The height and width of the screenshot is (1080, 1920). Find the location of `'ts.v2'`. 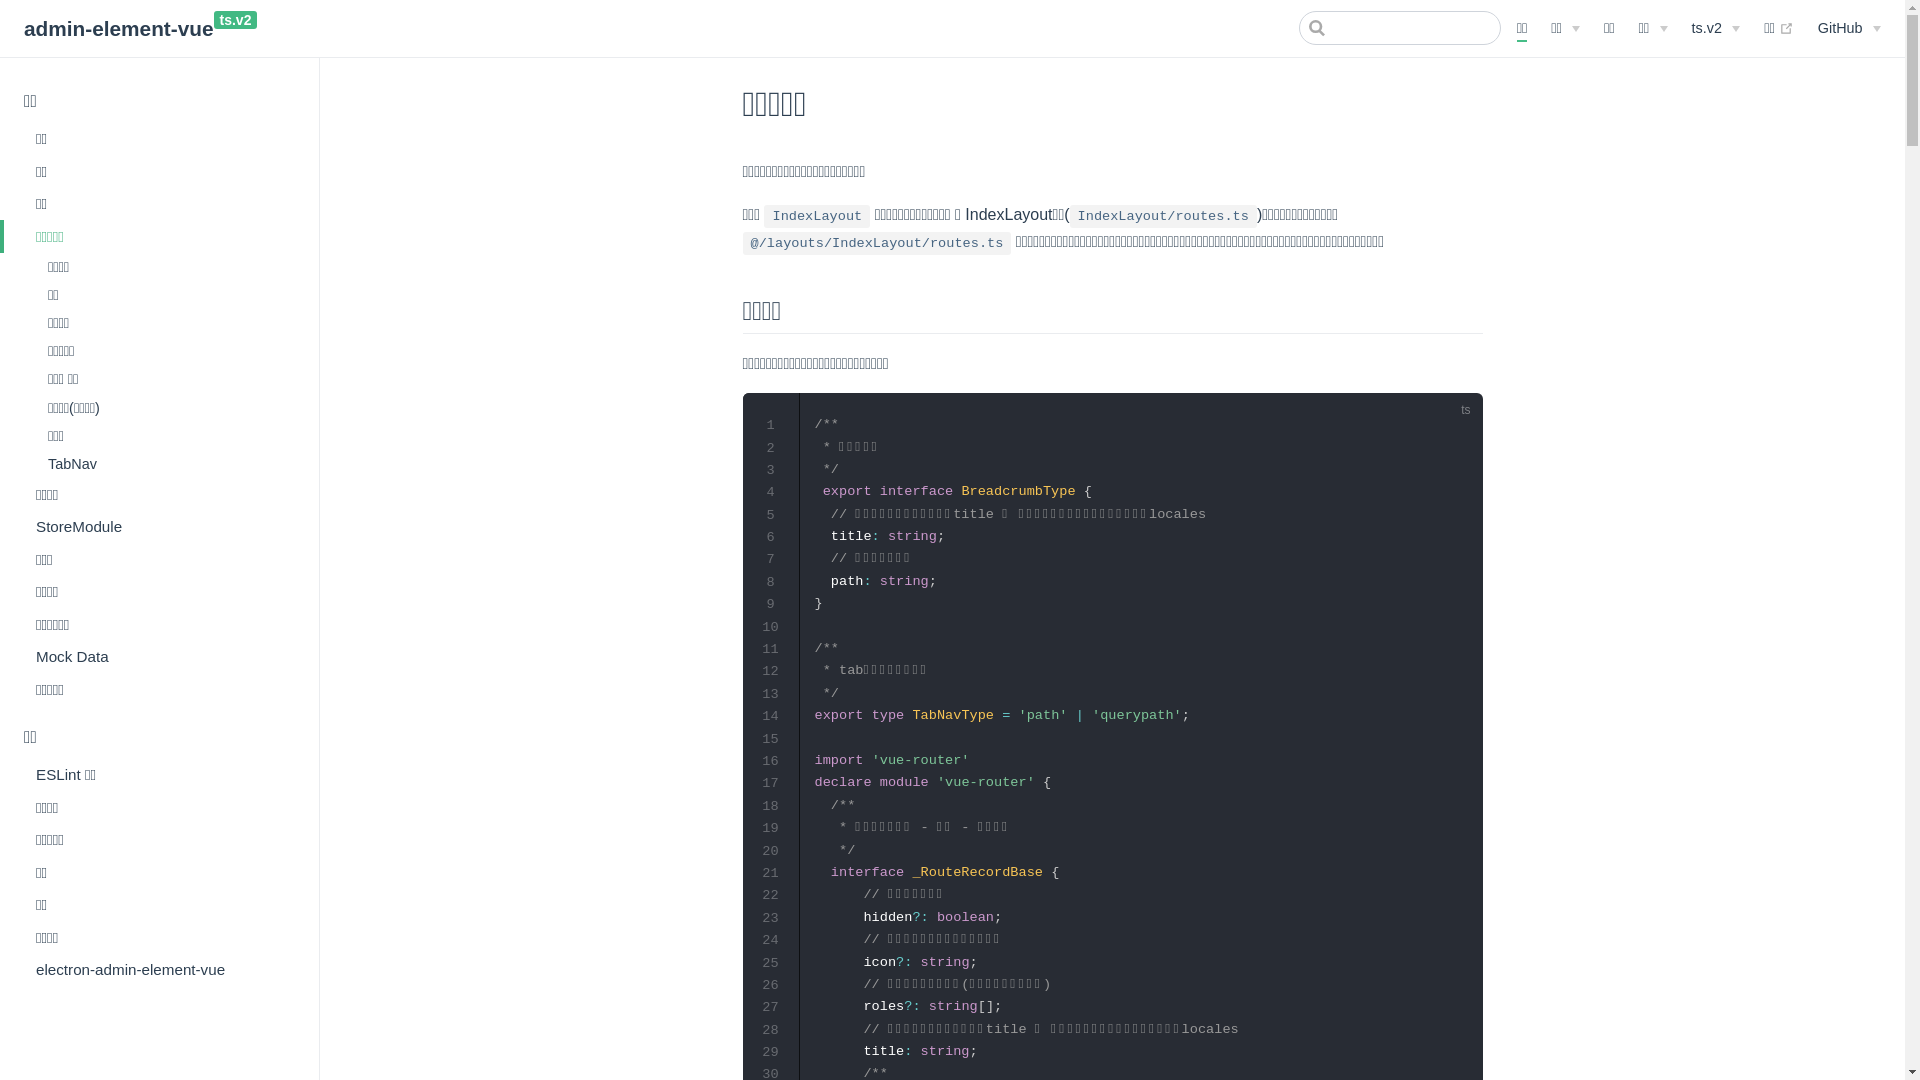

'ts.v2' is located at coordinates (1715, 27).